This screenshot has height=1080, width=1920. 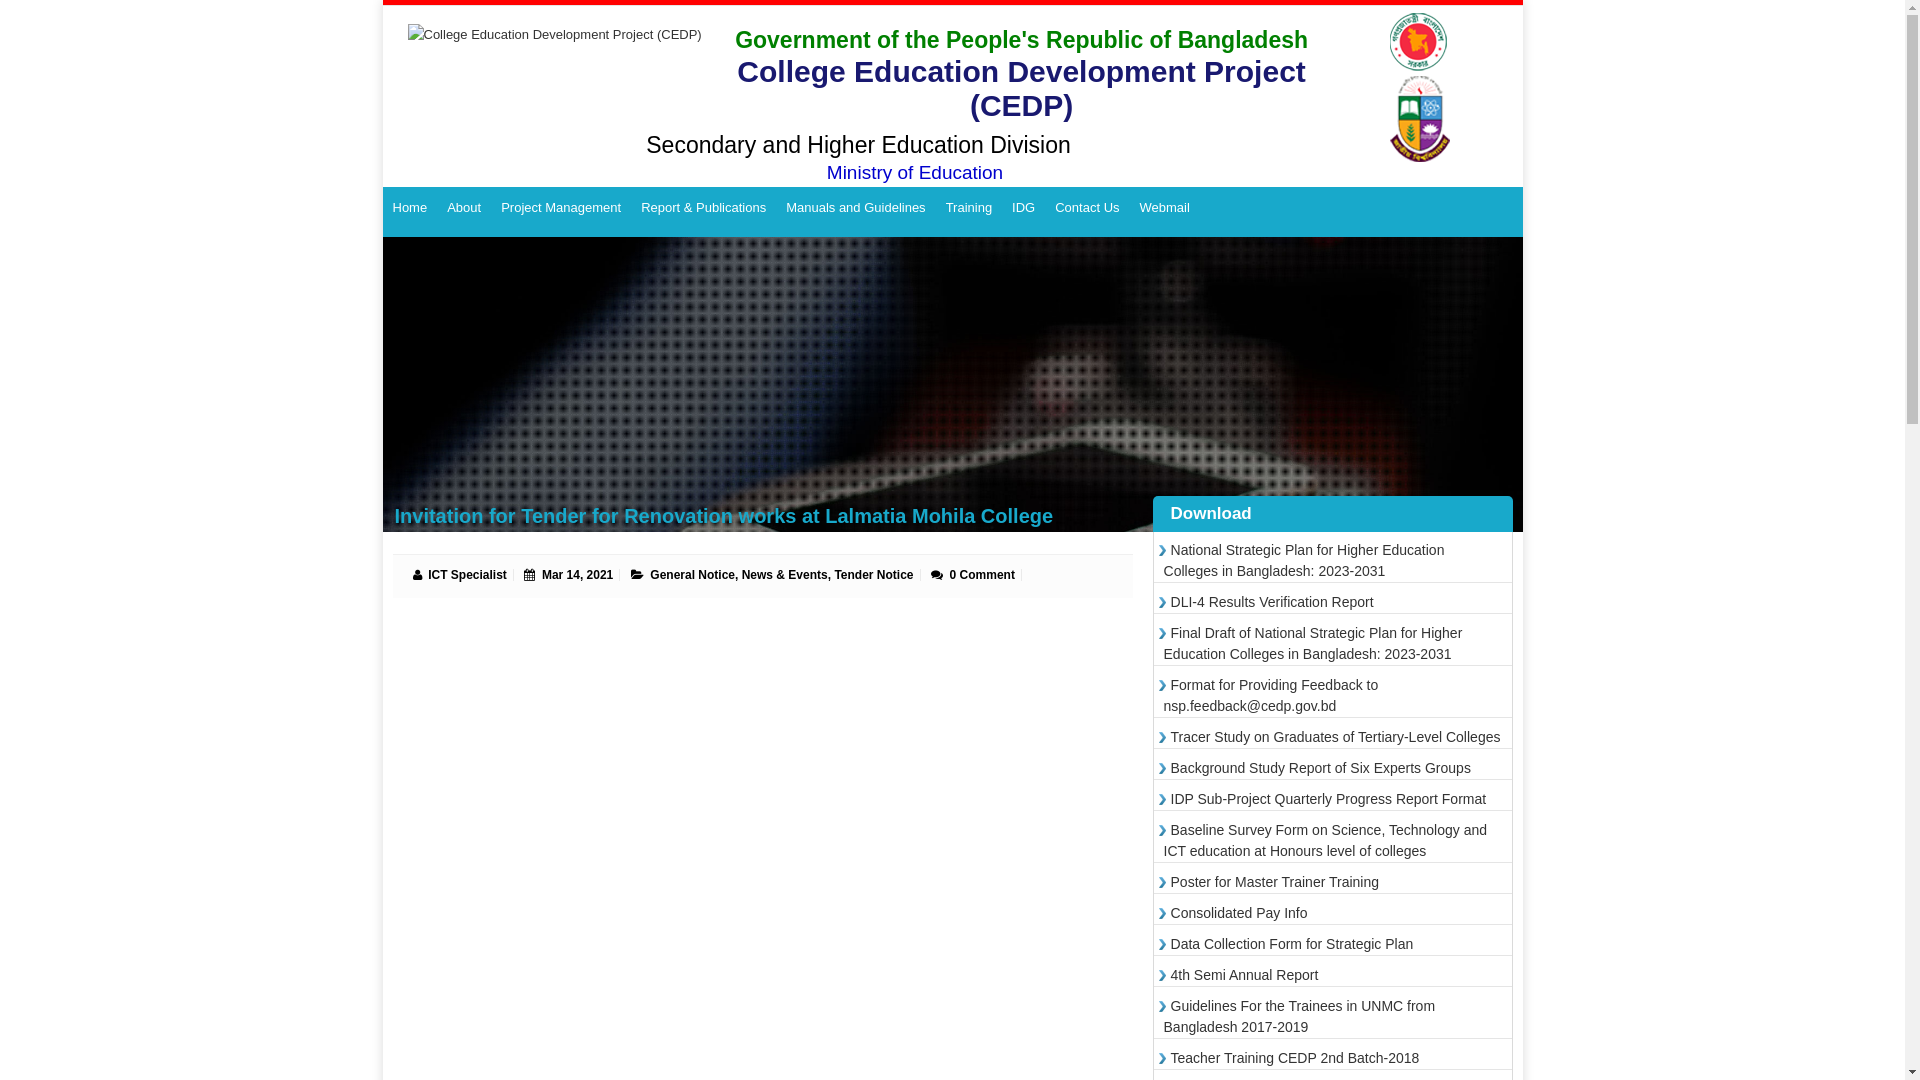 What do you see at coordinates (649, 574) in the screenshot?
I see `'General Notice'` at bounding box center [649, 574].